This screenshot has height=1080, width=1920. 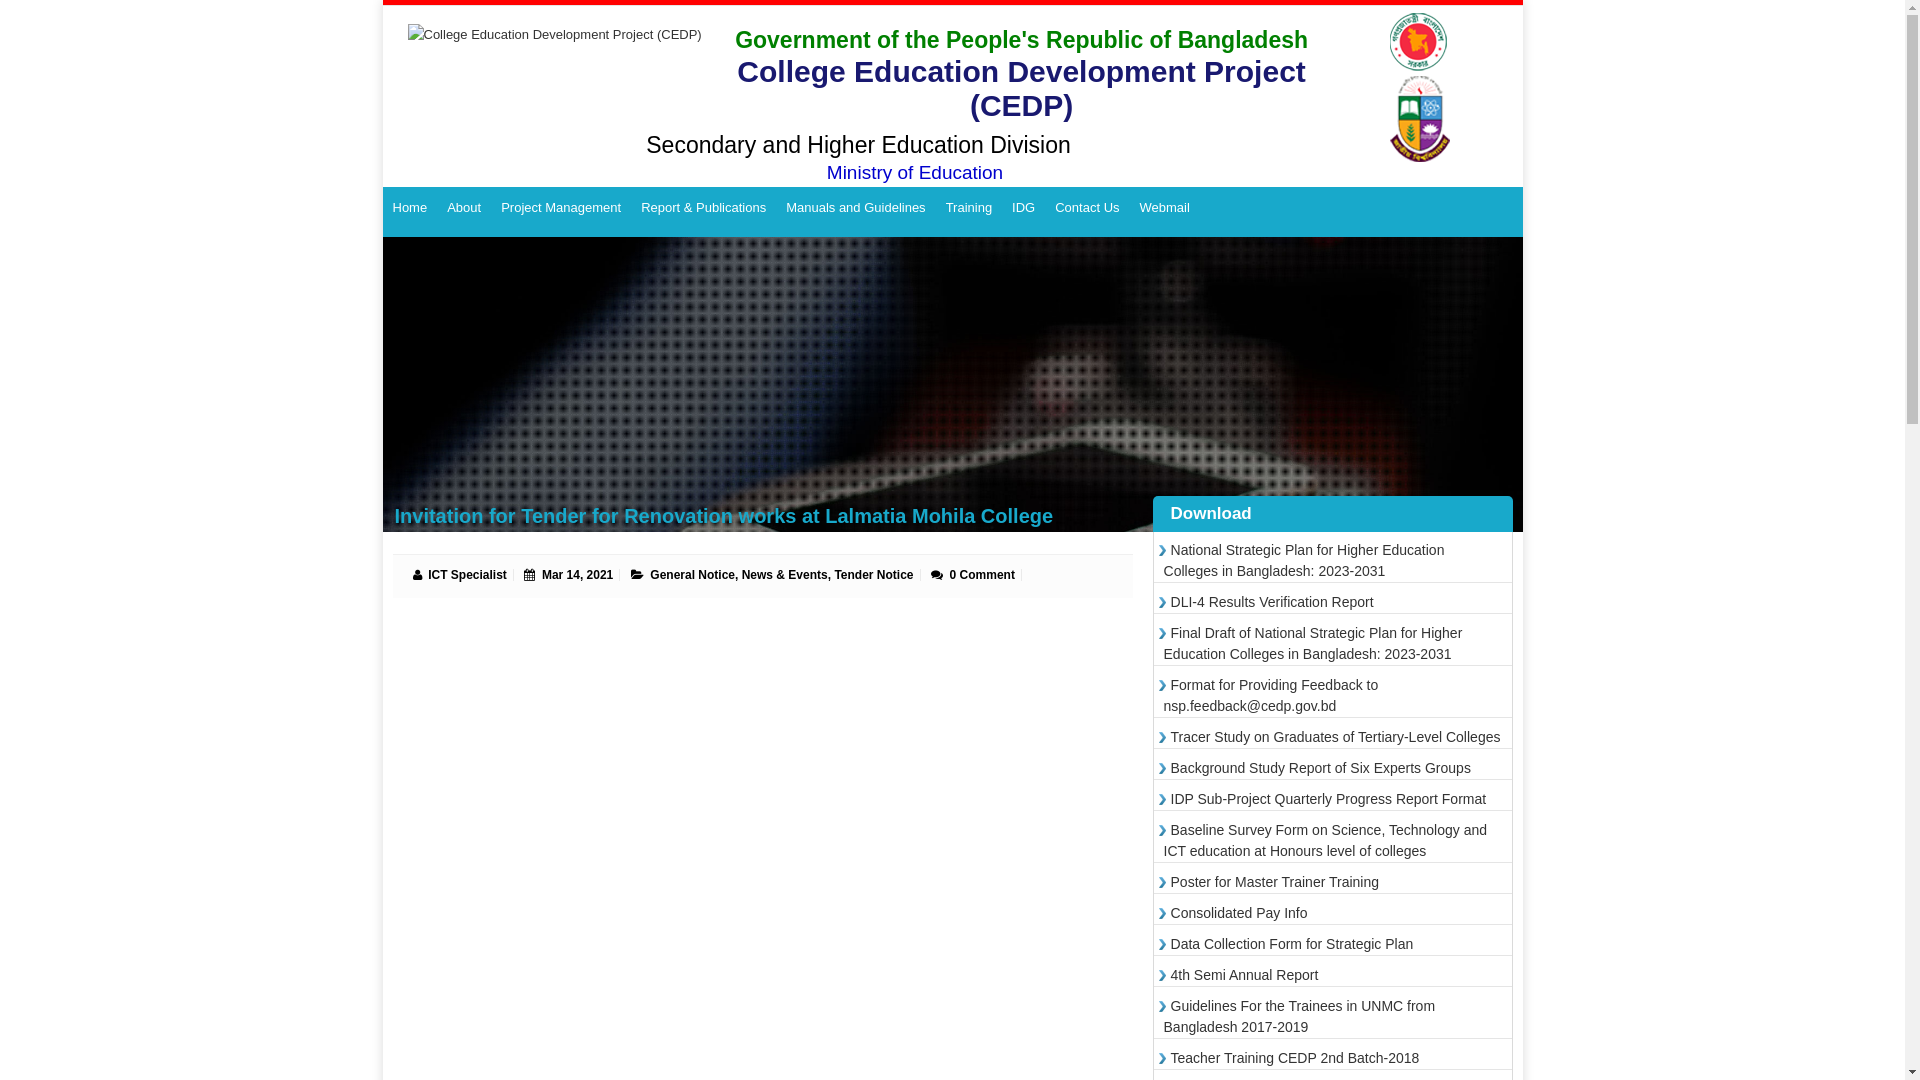 What do you see at coordinates (649, 574) in the screenshot?
I see `'General Notice'` at bounding box center [649, 574].